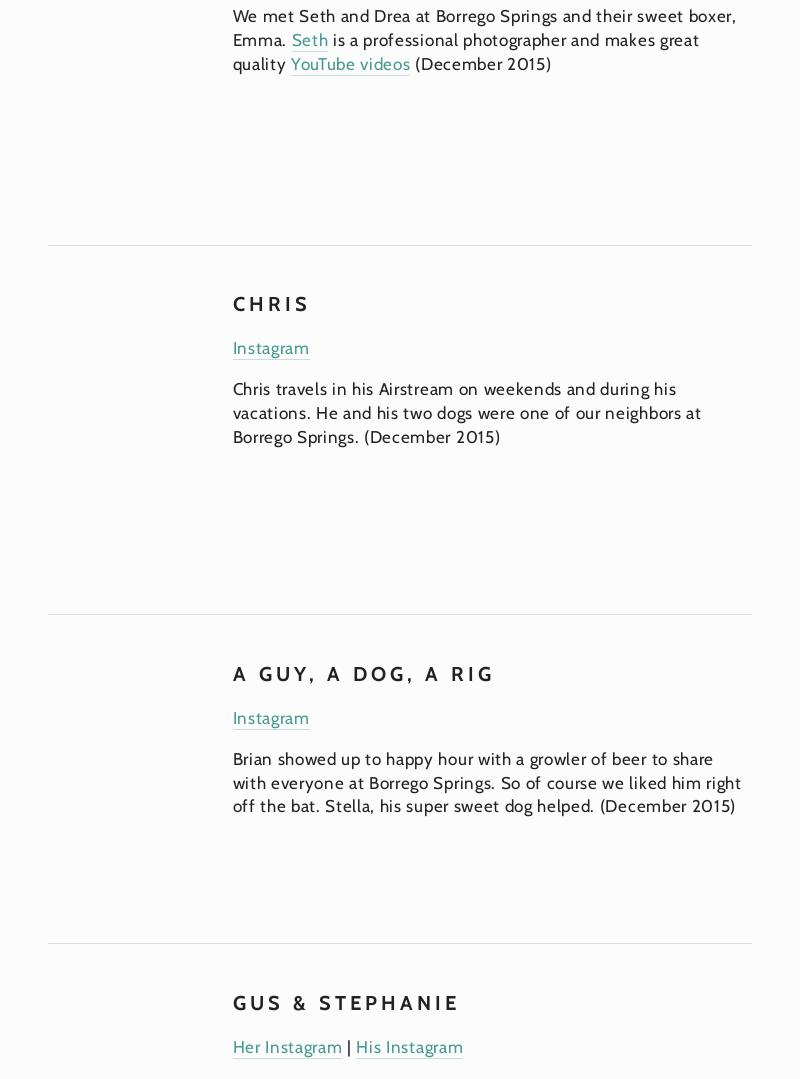  I want to click on 'GUS & STEPHANIE', so click(345, 1001).